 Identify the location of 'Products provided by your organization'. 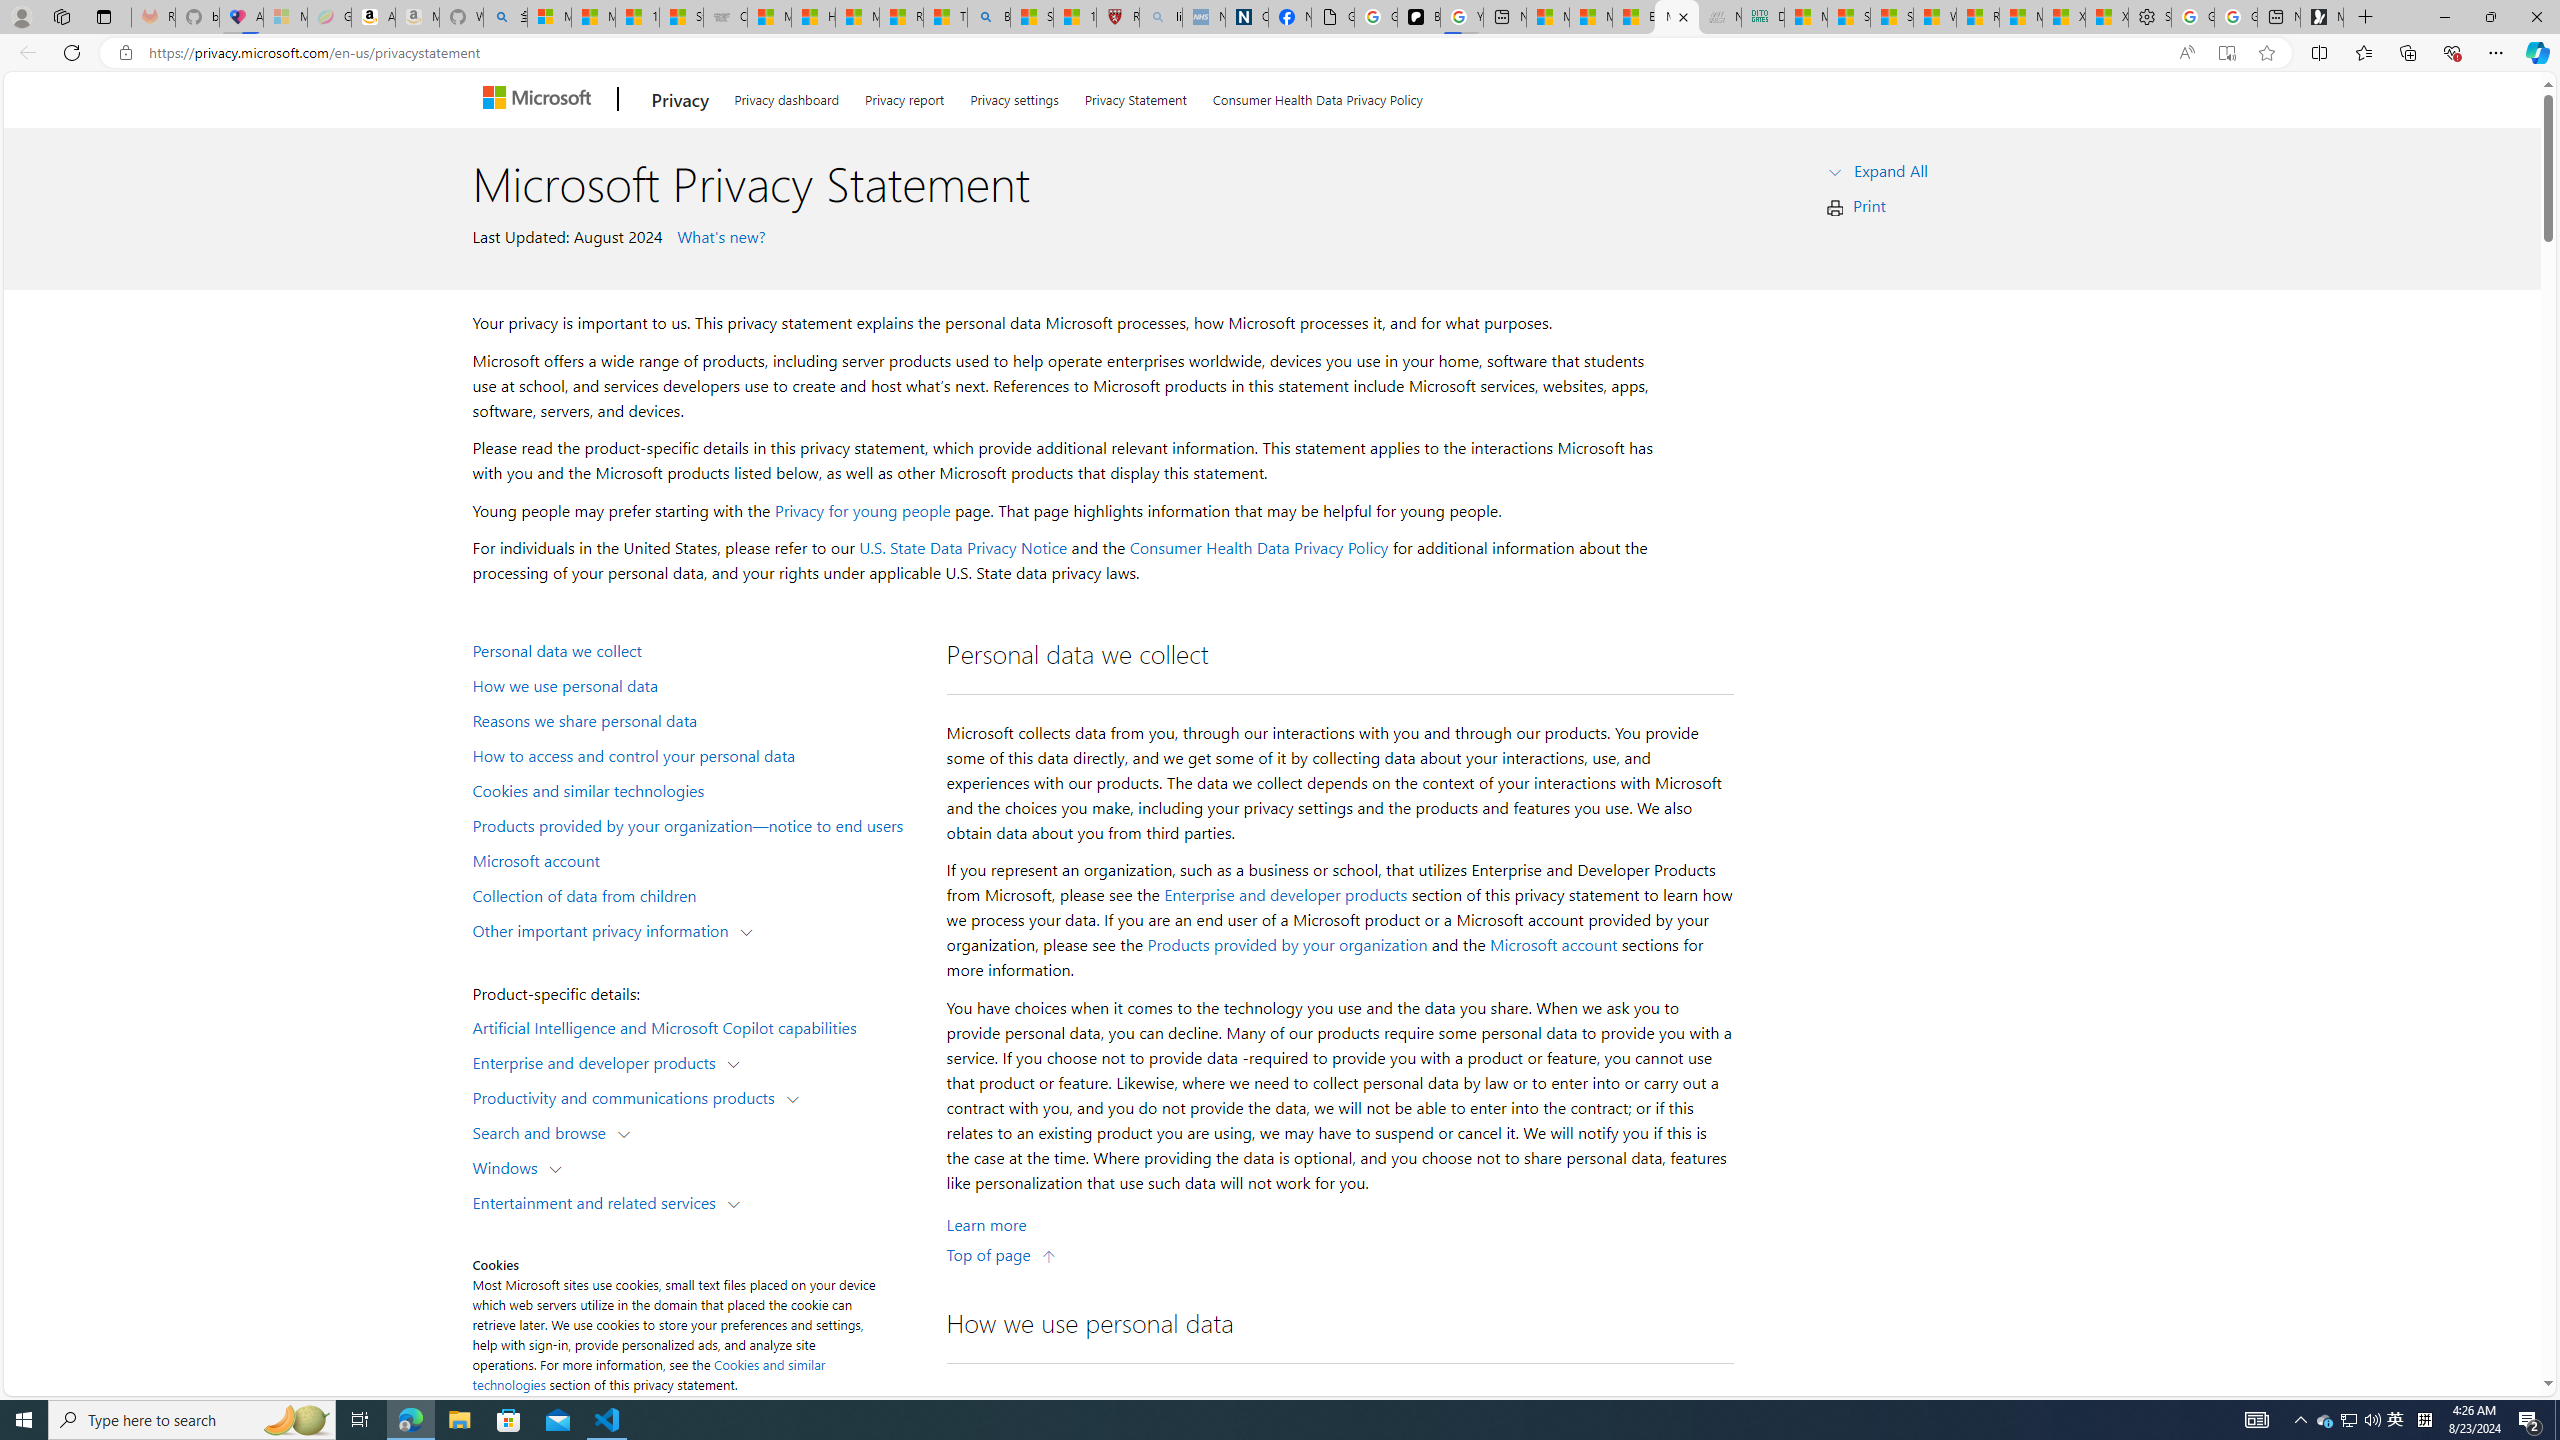
(1287, 945).